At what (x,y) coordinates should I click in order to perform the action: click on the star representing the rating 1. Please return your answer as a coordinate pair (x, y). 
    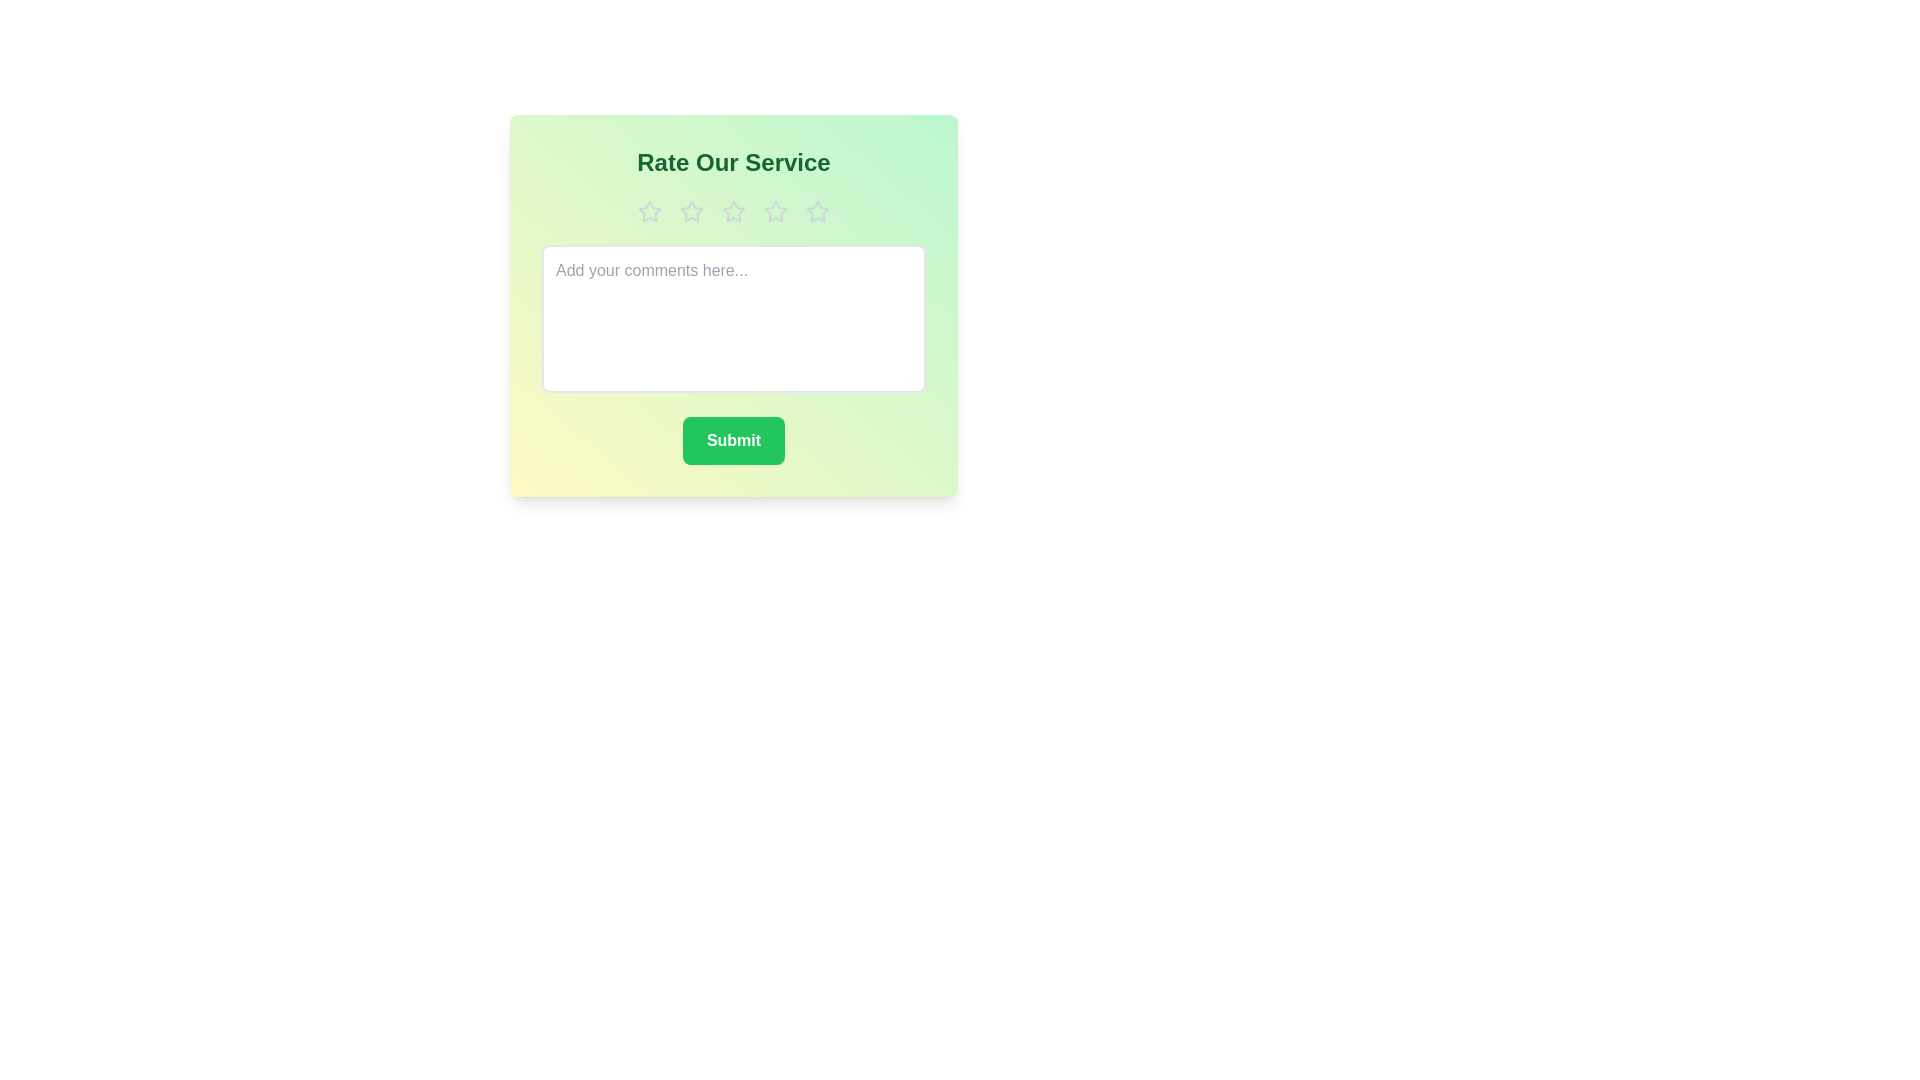
    Looking at the image, I should click on (649, 212).